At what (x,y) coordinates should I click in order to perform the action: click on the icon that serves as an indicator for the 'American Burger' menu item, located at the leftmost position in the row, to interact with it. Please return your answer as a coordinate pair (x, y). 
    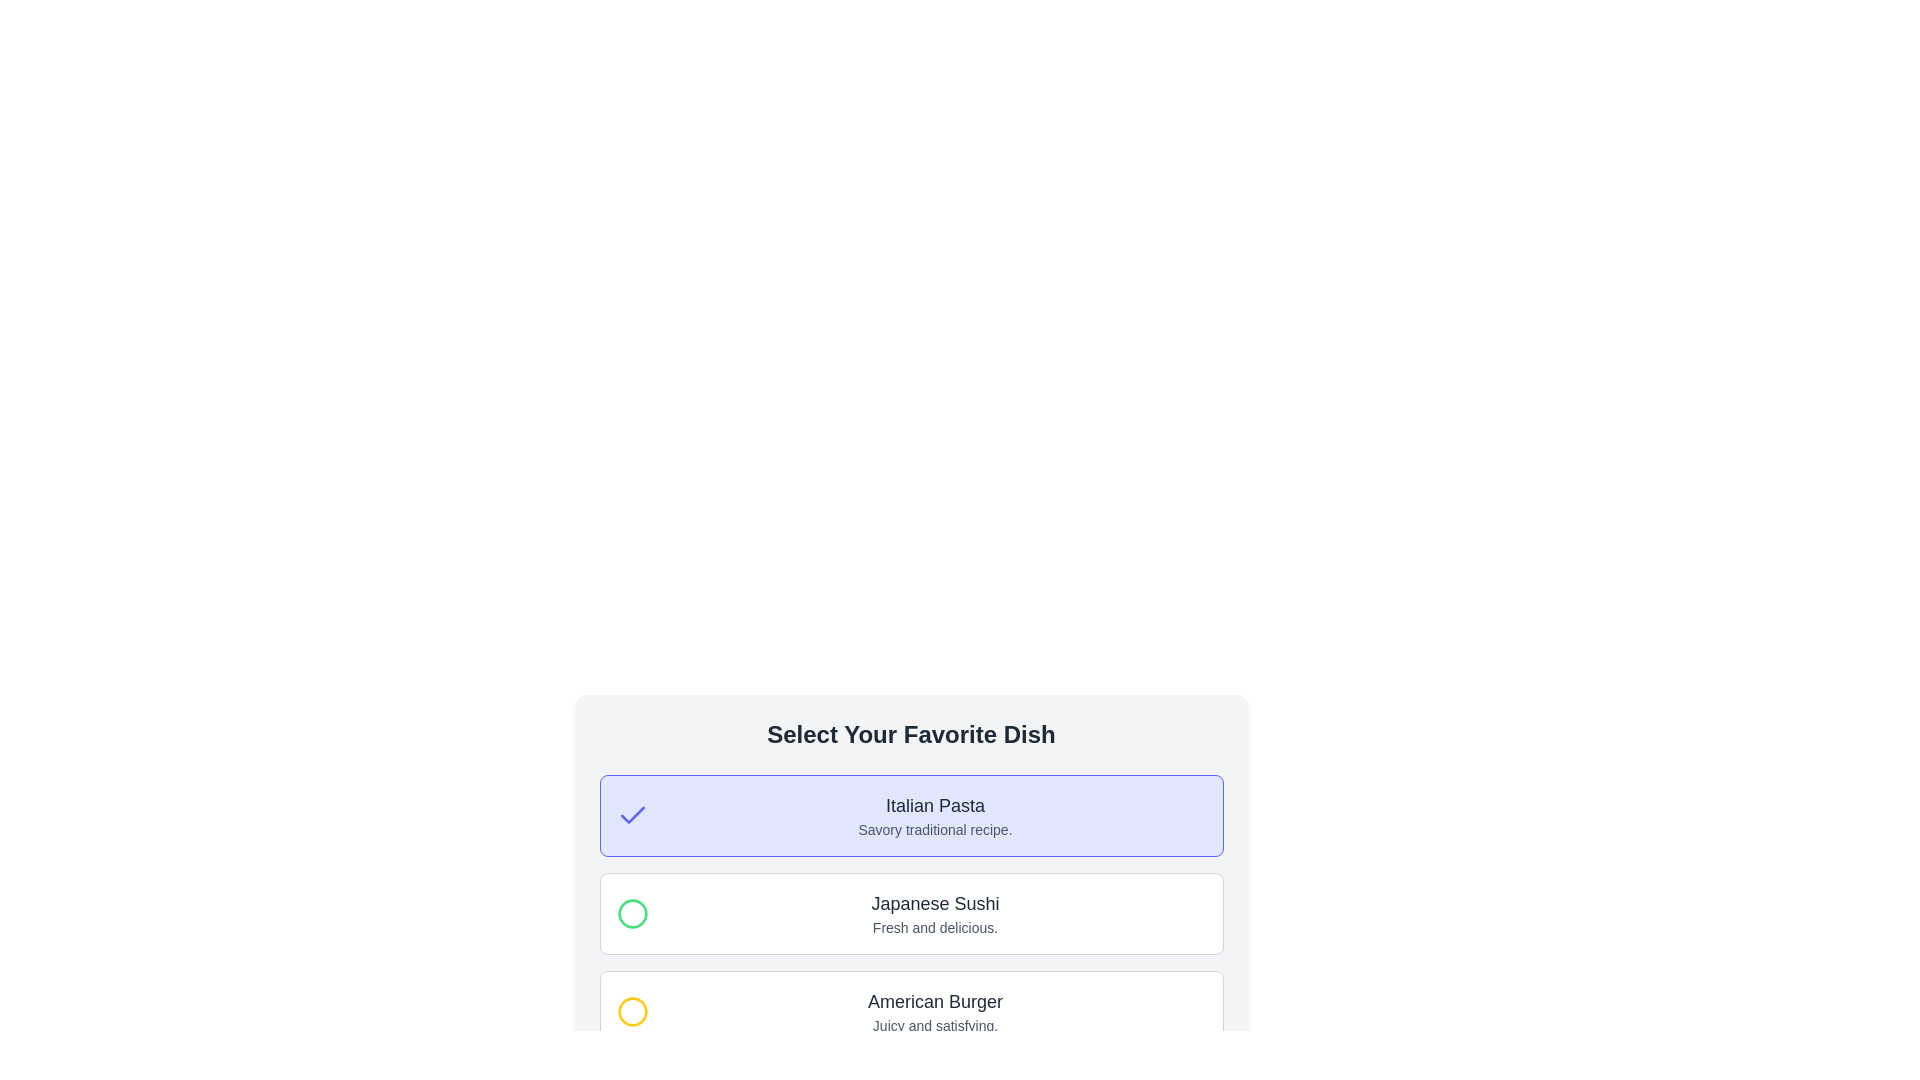
    Looking at the image, I should click on (631, 1011).